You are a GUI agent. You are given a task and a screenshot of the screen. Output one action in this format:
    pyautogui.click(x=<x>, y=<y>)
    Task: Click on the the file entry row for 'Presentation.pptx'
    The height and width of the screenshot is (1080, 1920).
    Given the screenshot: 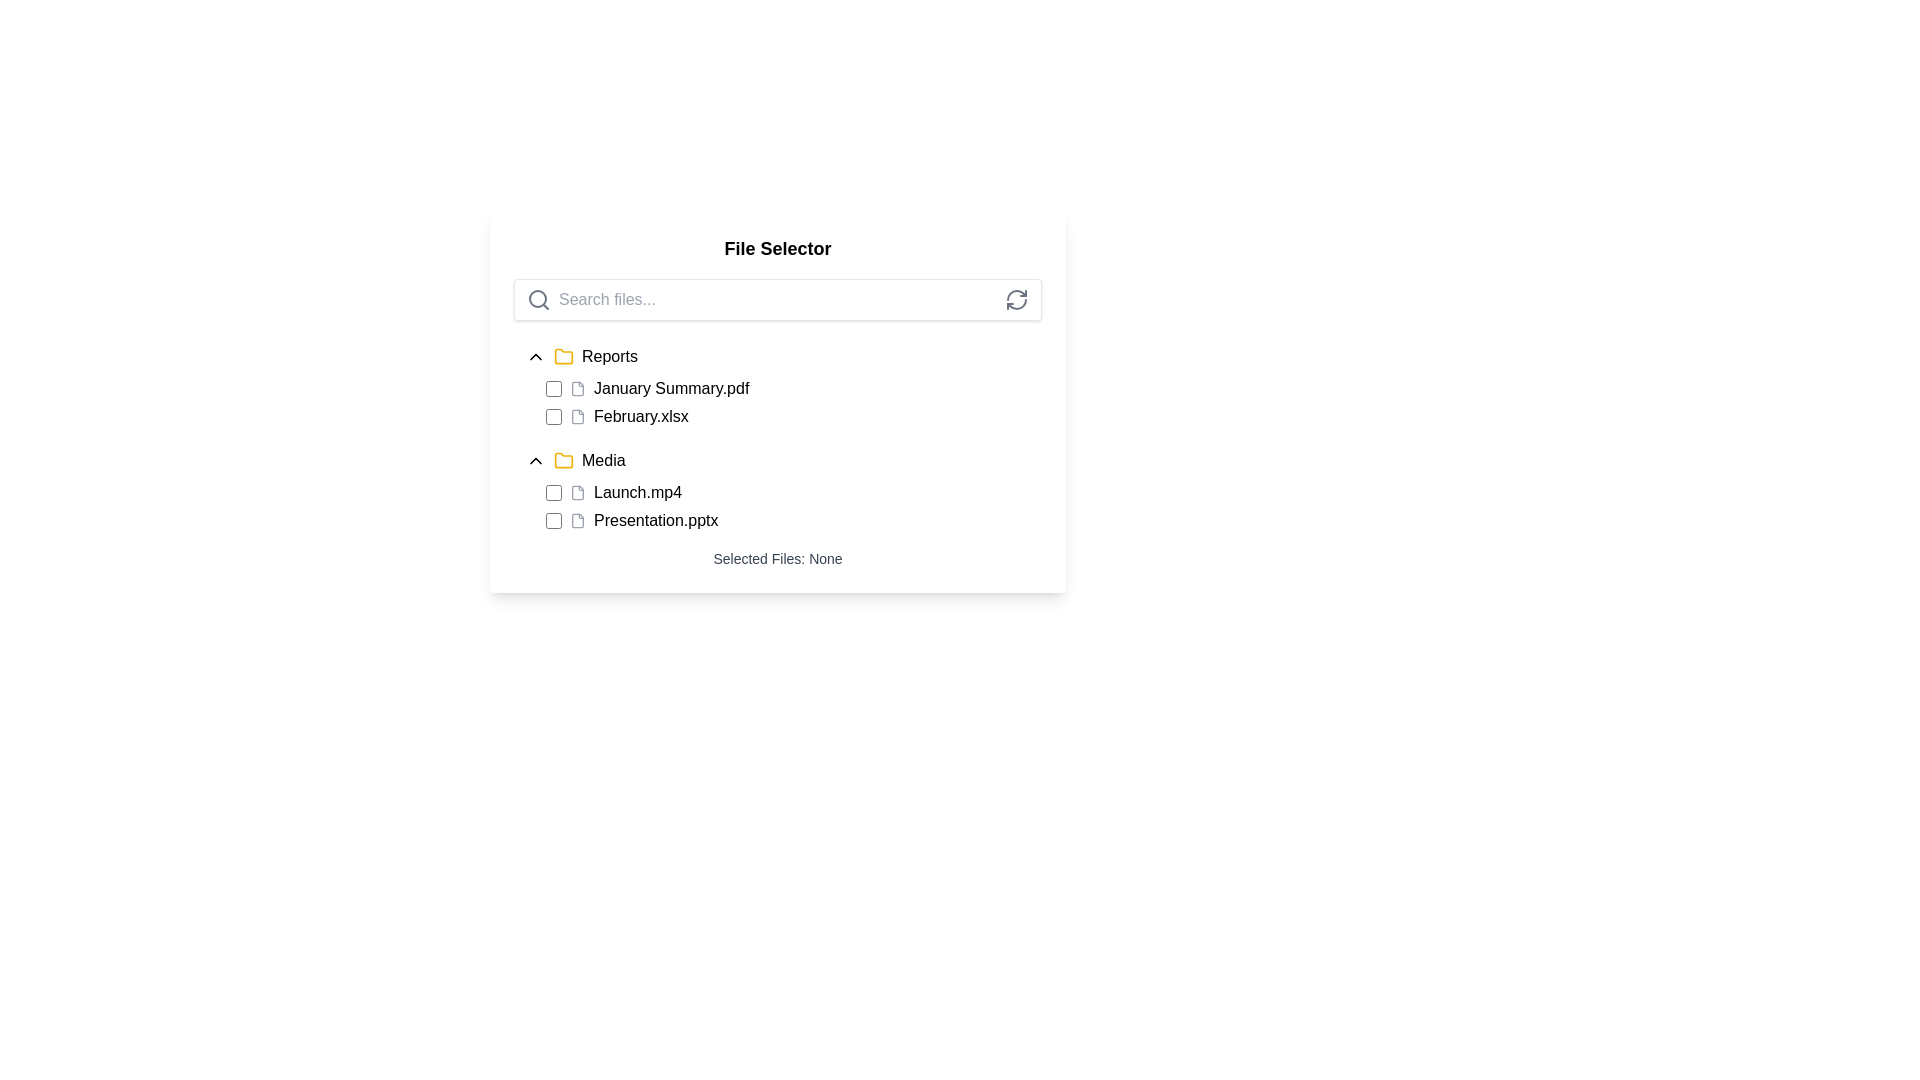 What is the action you would take?
    pyautogui.click(x=792, y=519)
    